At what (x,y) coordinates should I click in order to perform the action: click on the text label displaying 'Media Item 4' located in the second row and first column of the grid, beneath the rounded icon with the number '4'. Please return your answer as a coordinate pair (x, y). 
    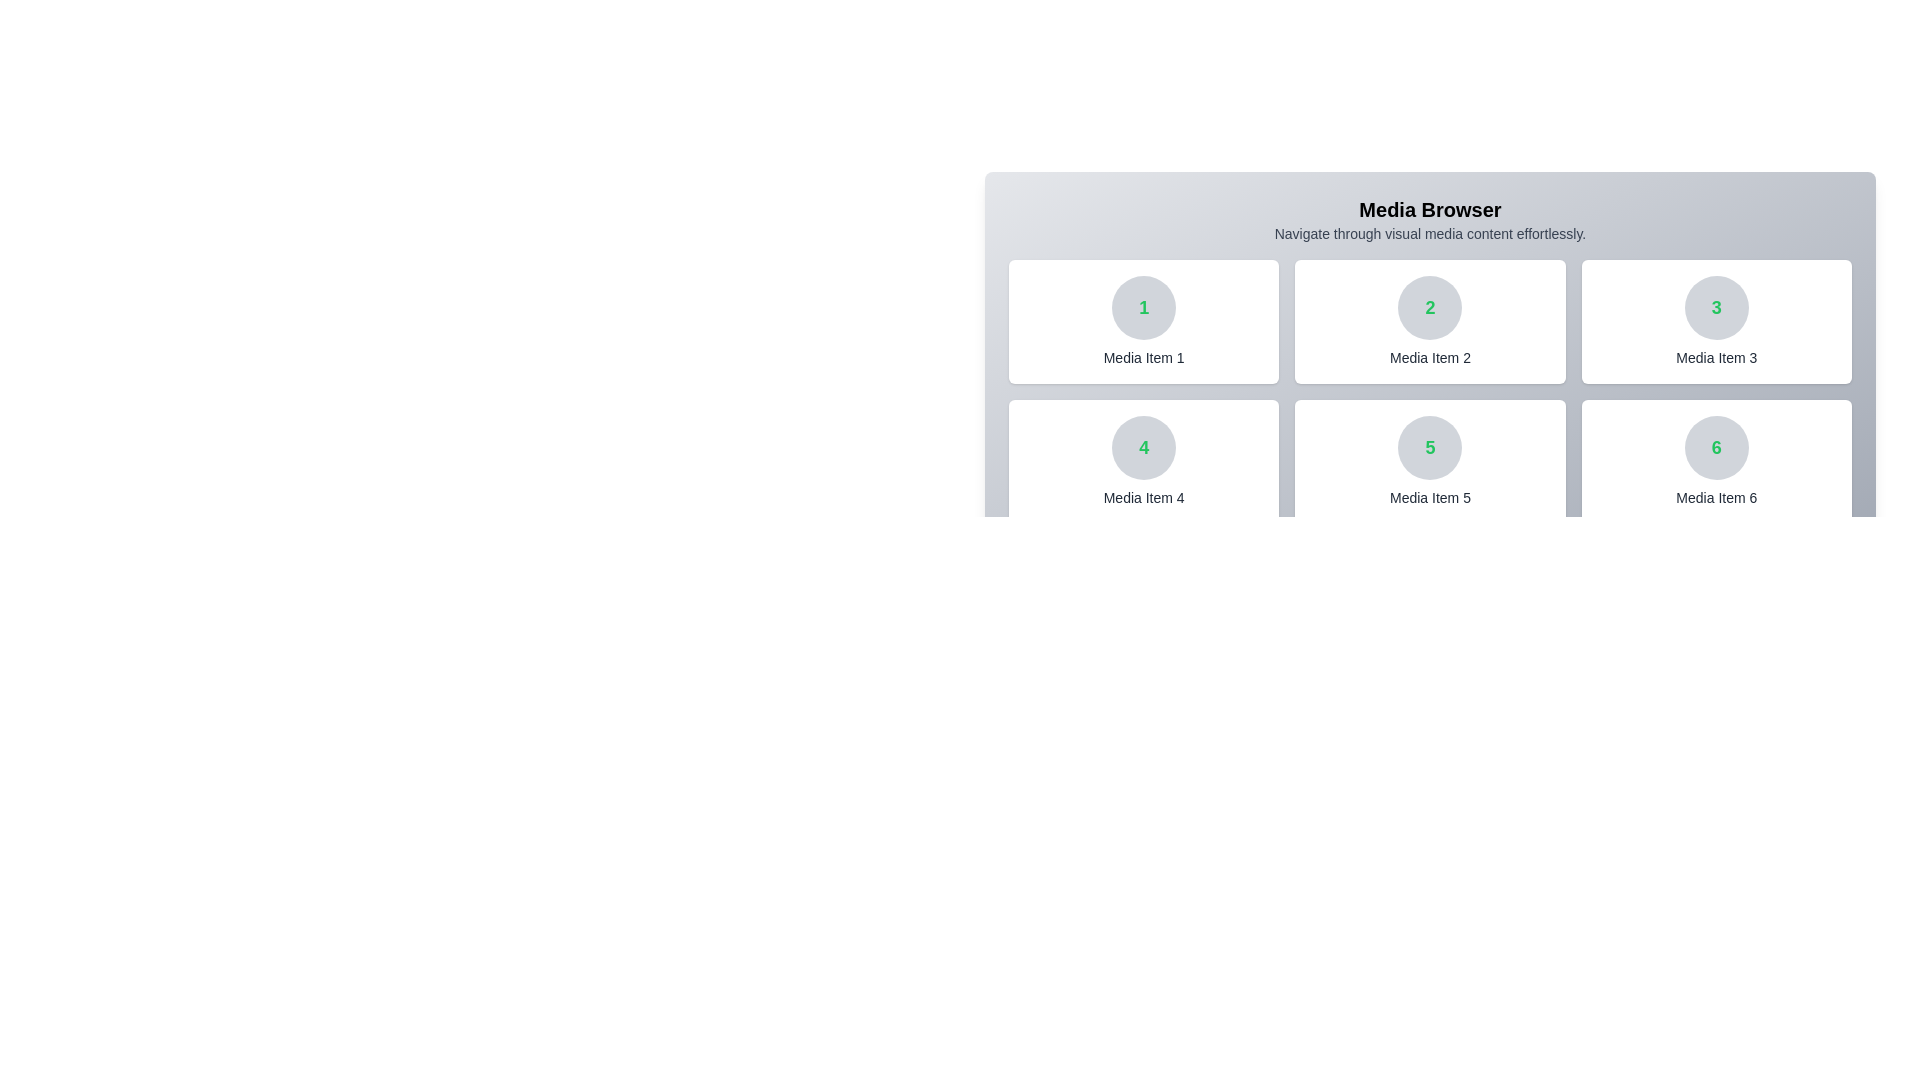
    Looking at the image, I should click on (1144, 496).